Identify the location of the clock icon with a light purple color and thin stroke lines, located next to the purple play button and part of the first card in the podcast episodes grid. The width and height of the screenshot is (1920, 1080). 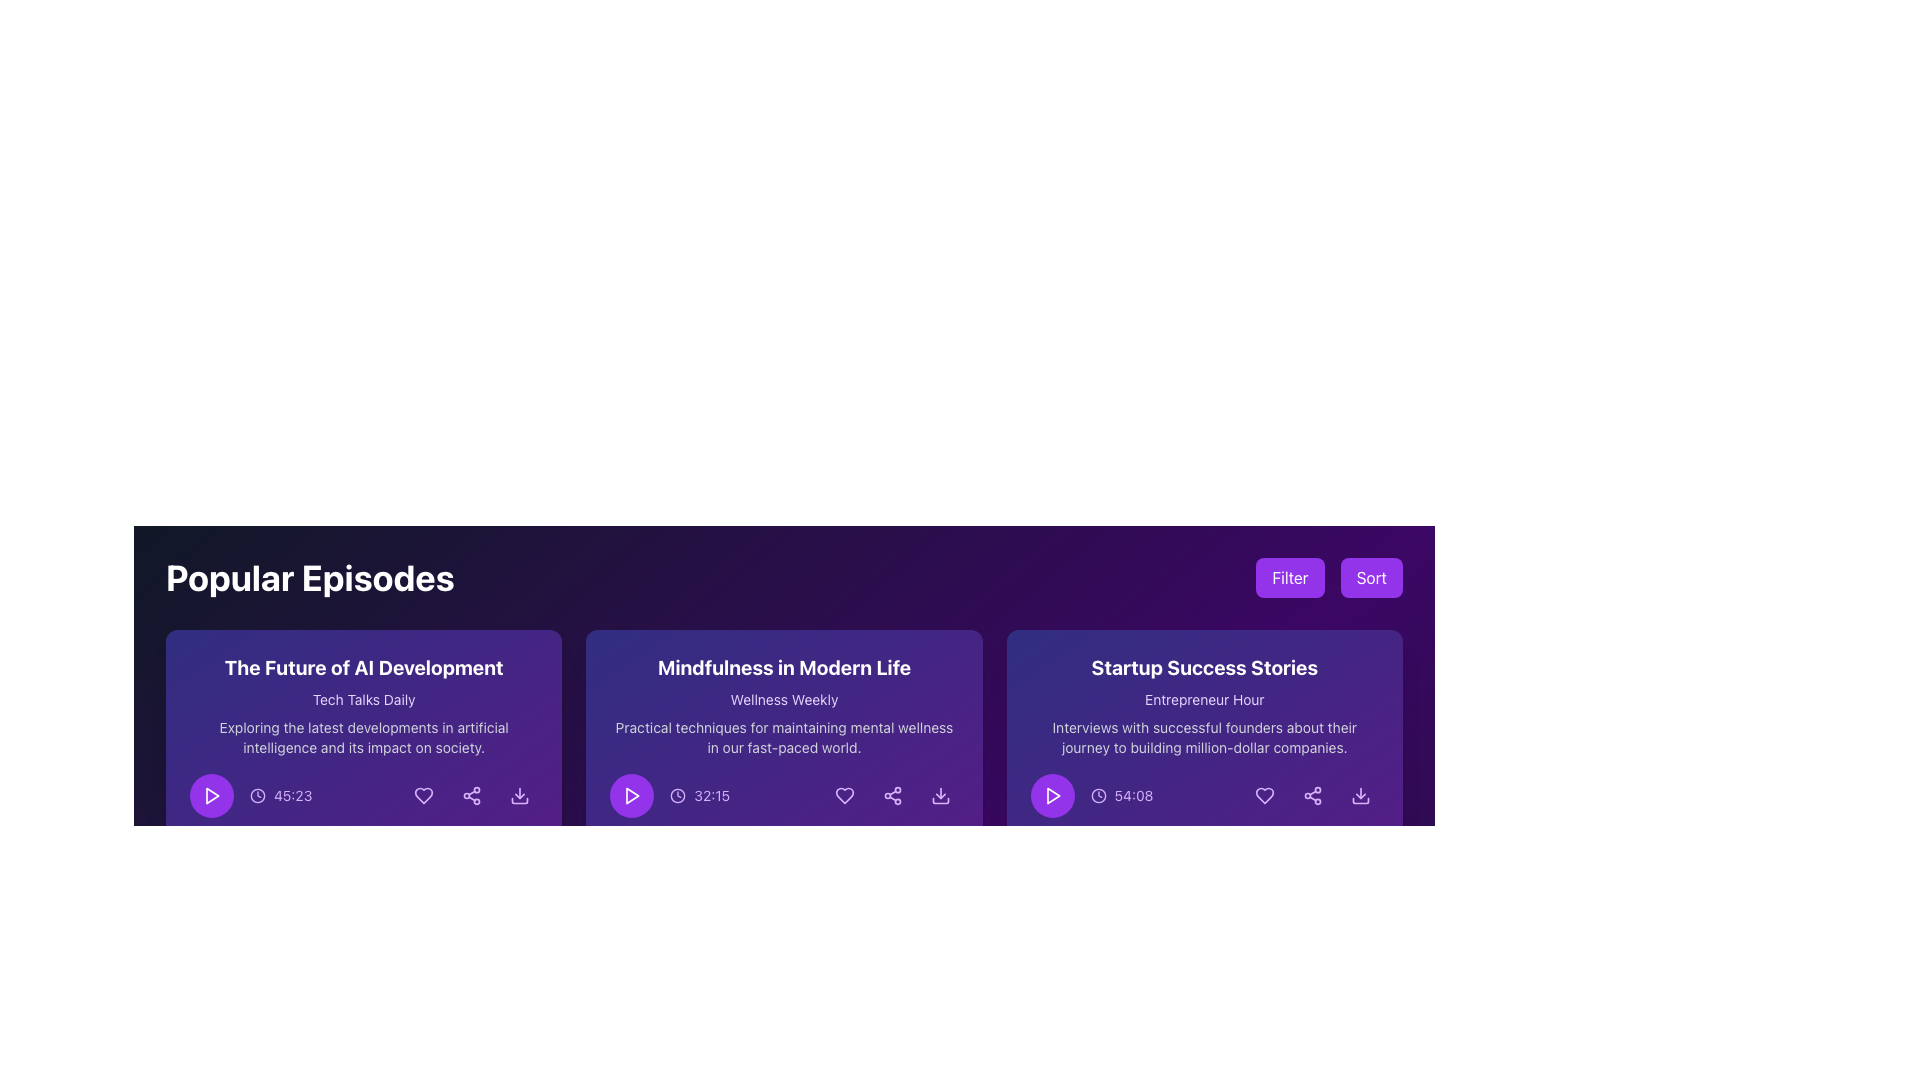
(257, 794).